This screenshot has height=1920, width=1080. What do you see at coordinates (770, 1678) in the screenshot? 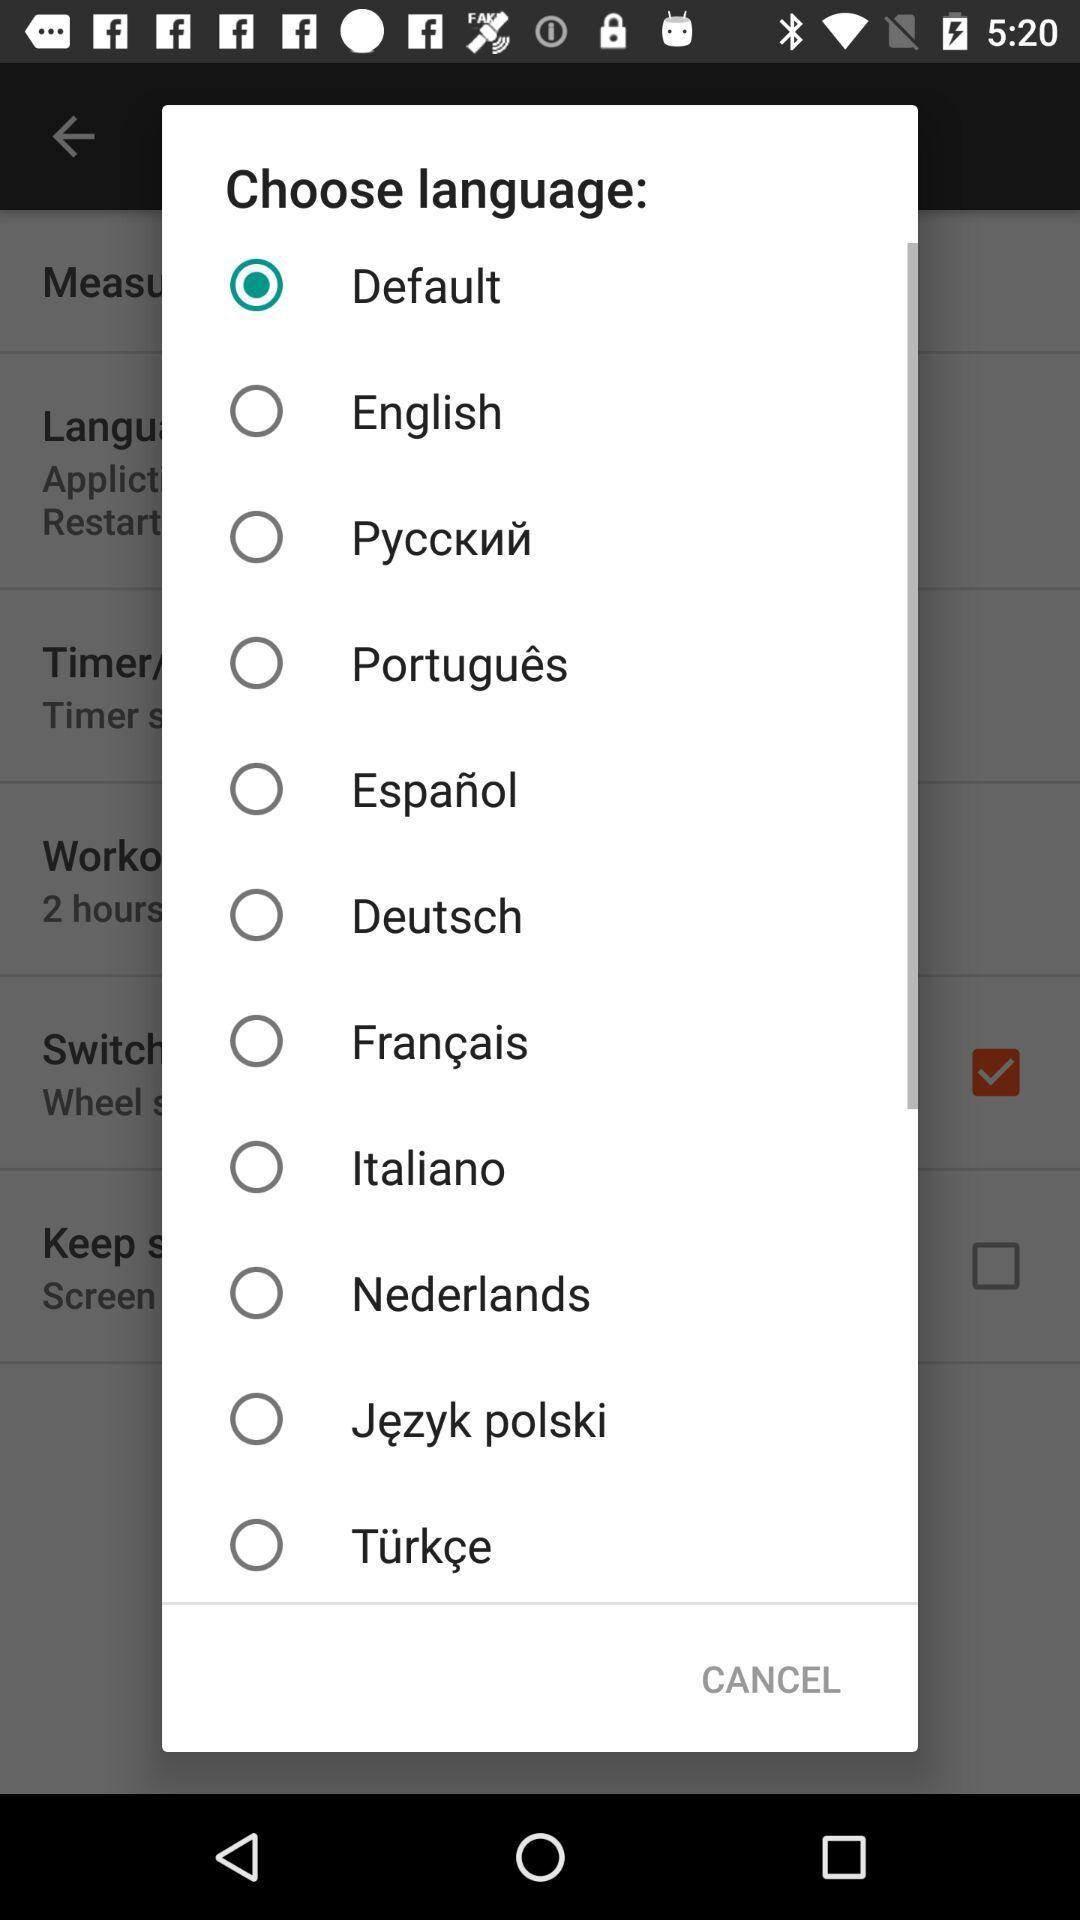
I see `the icon at the bottom right corner` at bounding box center [770, 1678].